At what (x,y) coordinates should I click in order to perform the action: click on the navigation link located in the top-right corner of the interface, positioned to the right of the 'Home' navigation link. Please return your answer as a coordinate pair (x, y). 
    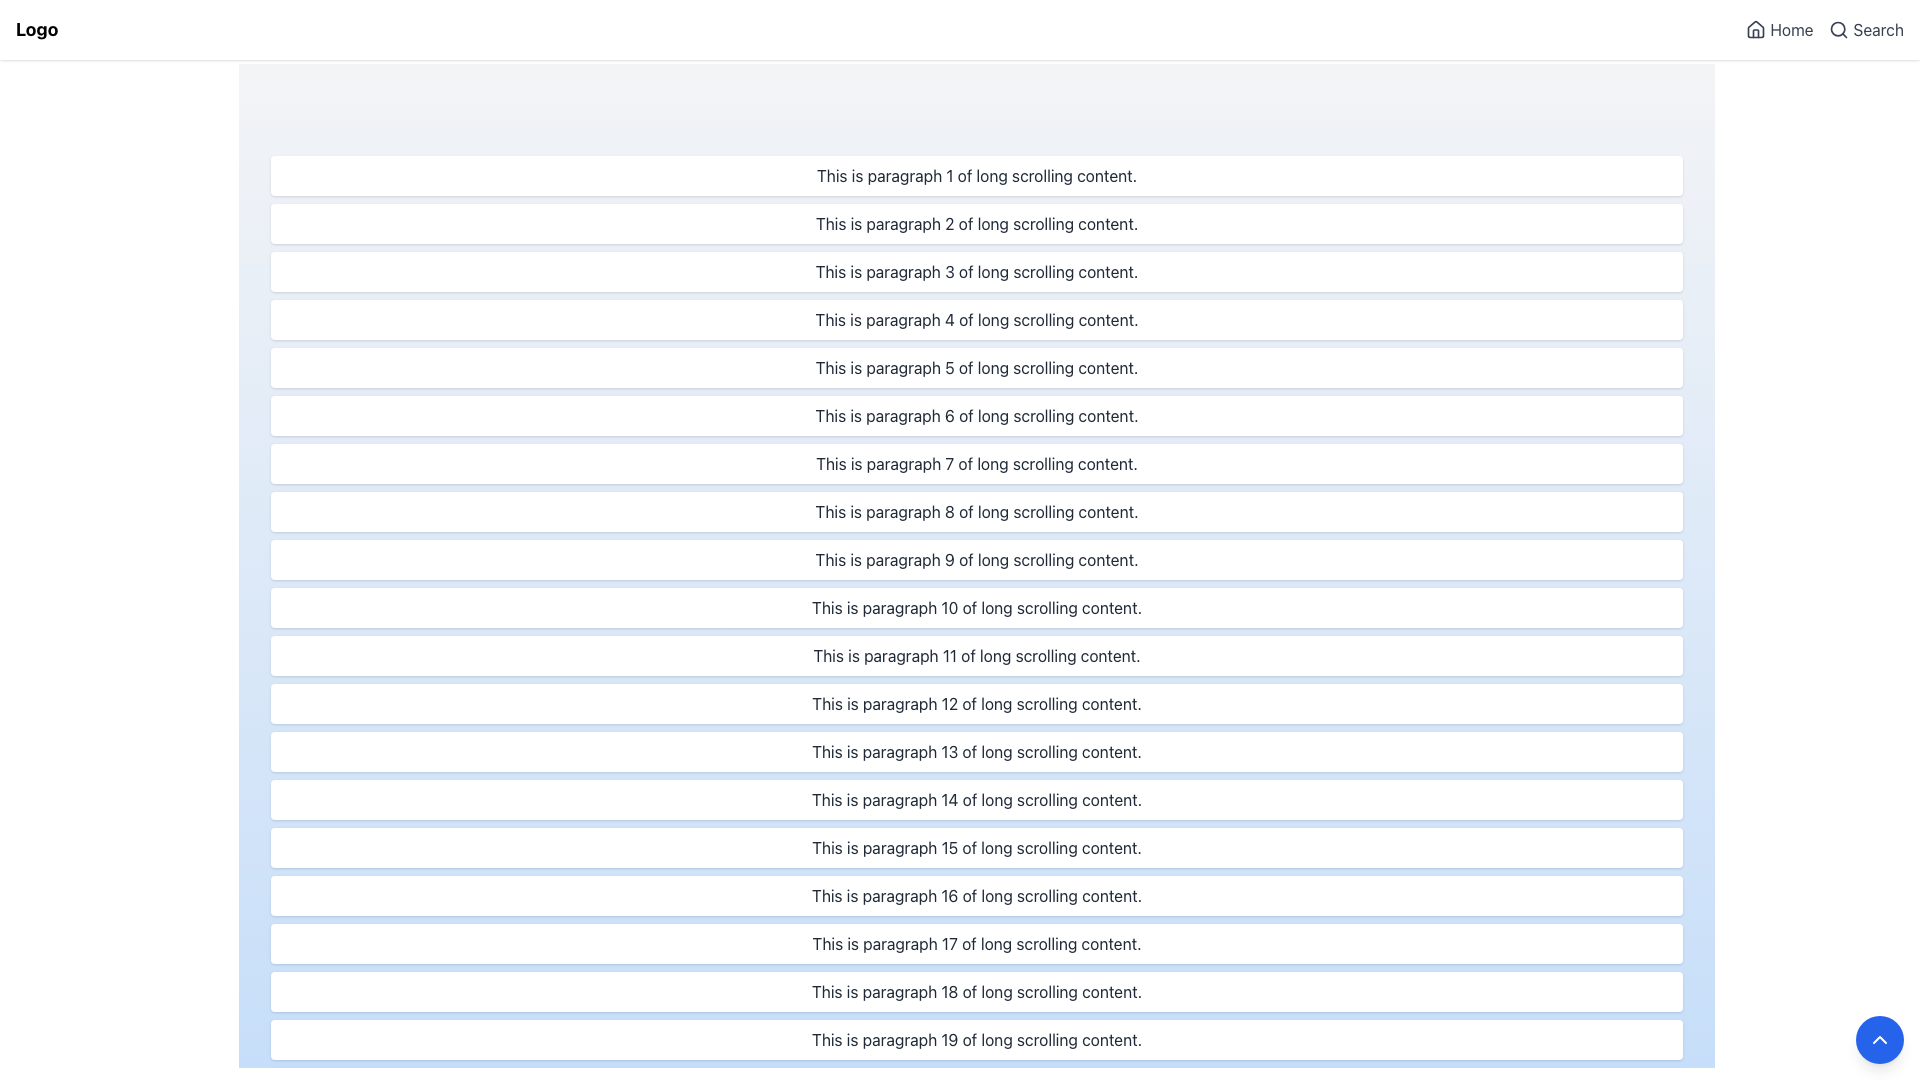
    Looking at the image, I should click on (1865, 30).